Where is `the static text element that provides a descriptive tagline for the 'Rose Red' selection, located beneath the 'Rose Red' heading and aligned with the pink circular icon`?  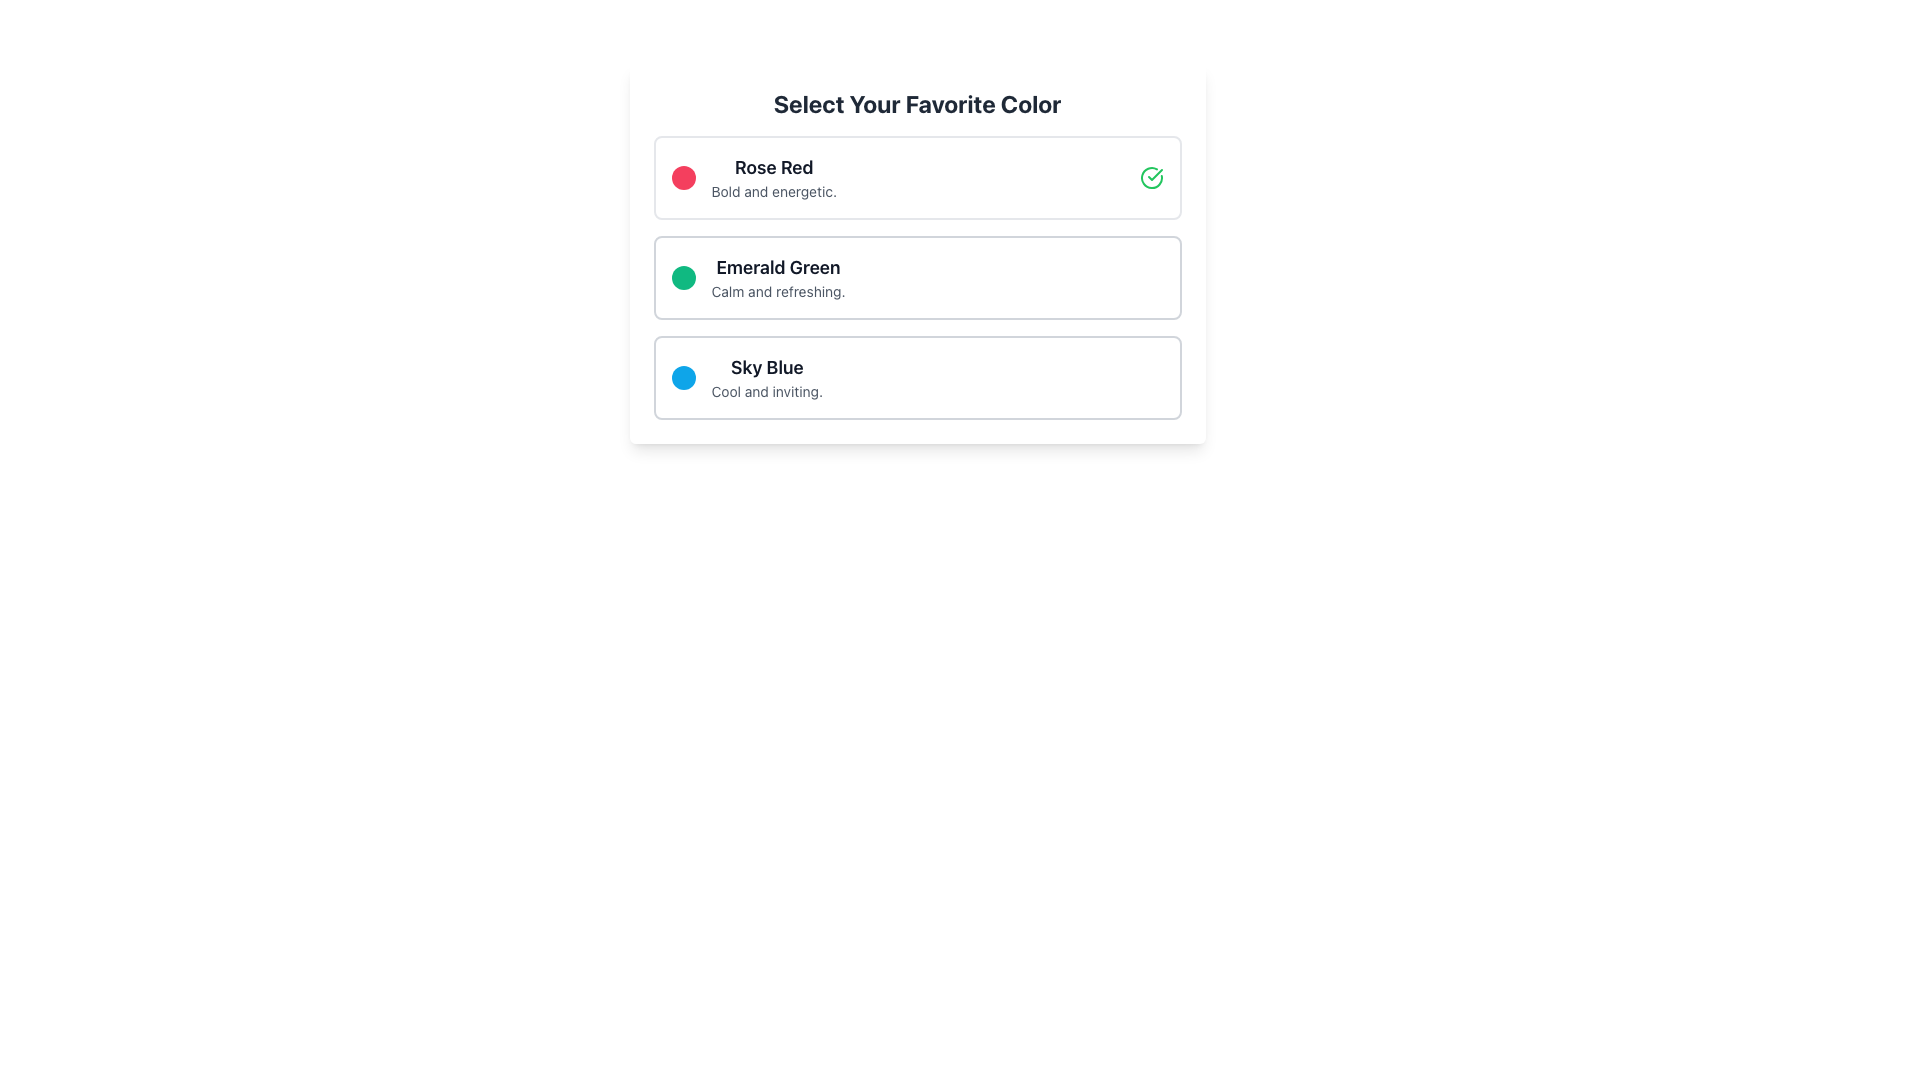
the static text element that provides a descriptive tagline for the 'Rose Red' selection, located beneath the 'Rose Red' heading and aligned with the pink circular icon is located at coordinates (773, 192).